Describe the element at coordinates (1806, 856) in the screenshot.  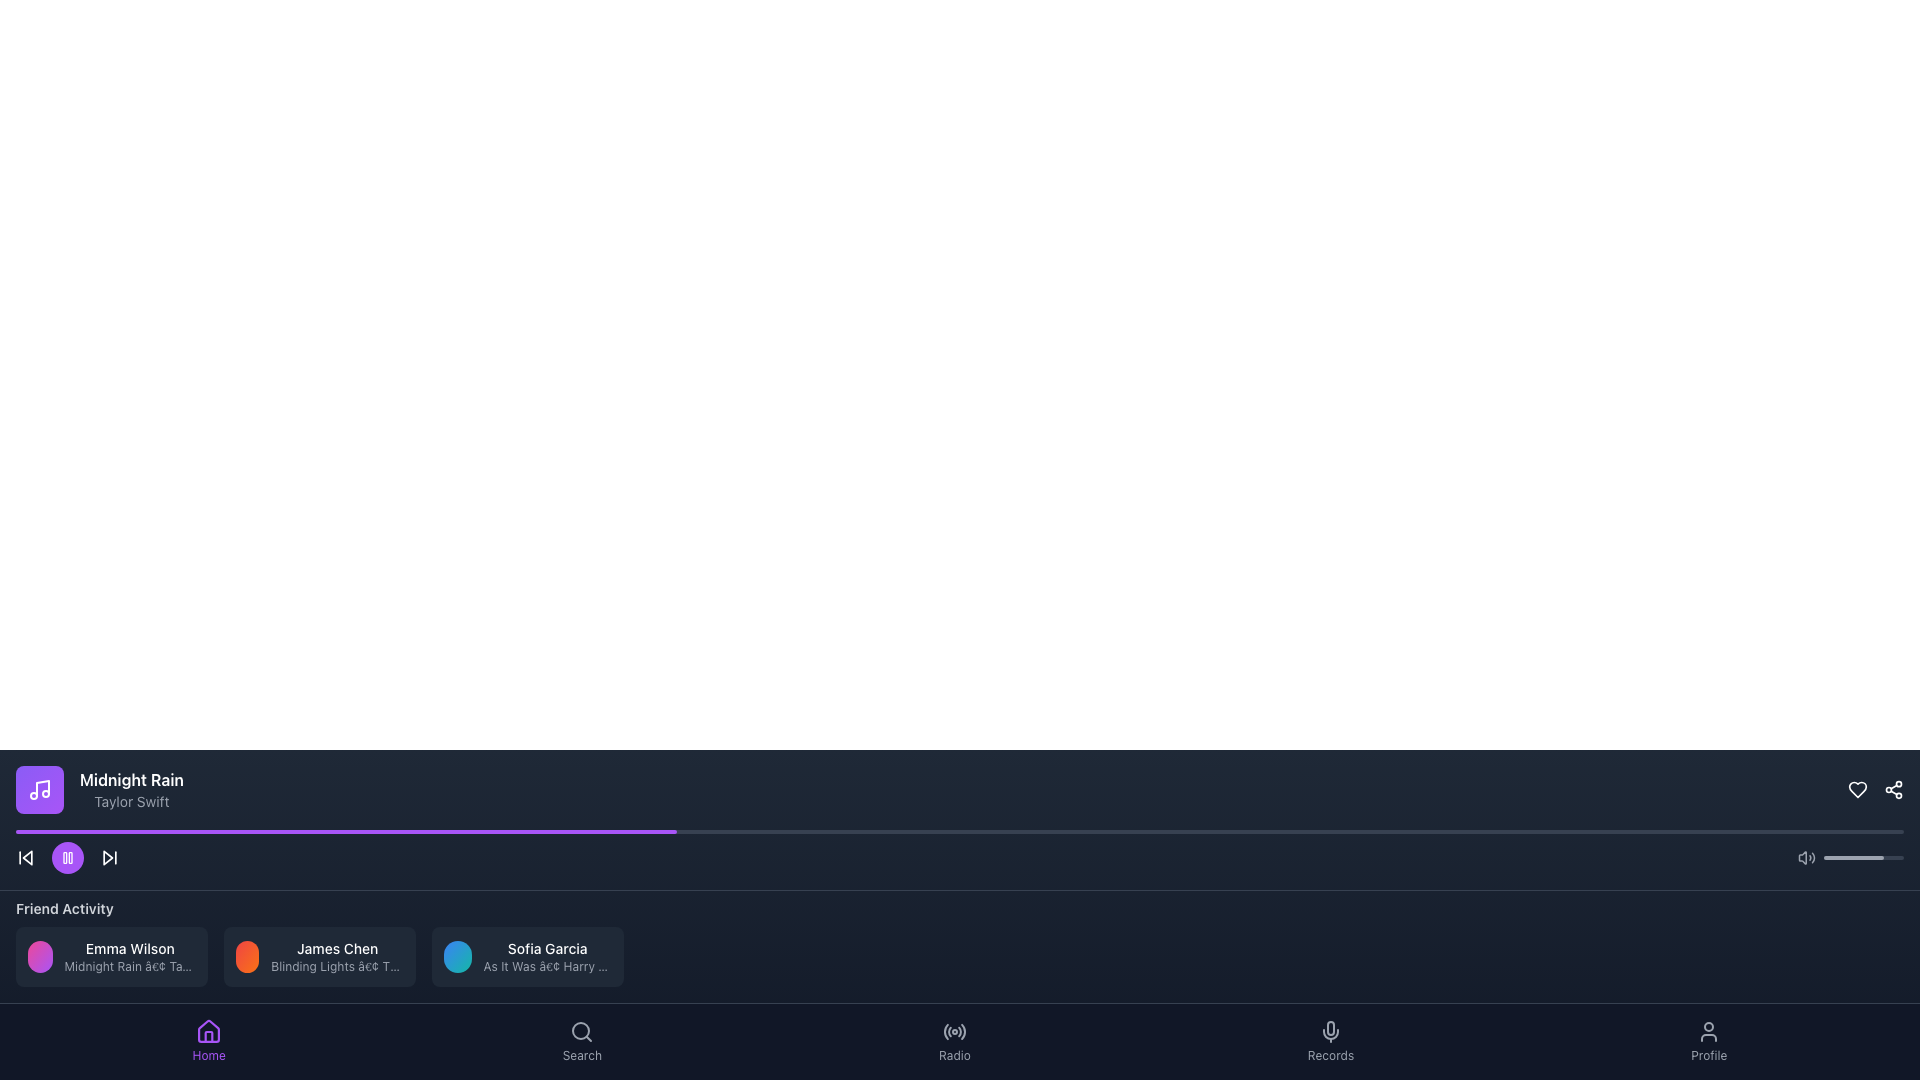
I see `the volume icon, which is a light gray speaker with sound waves, located at the left end of the bottom bar in the player interface` at that location.